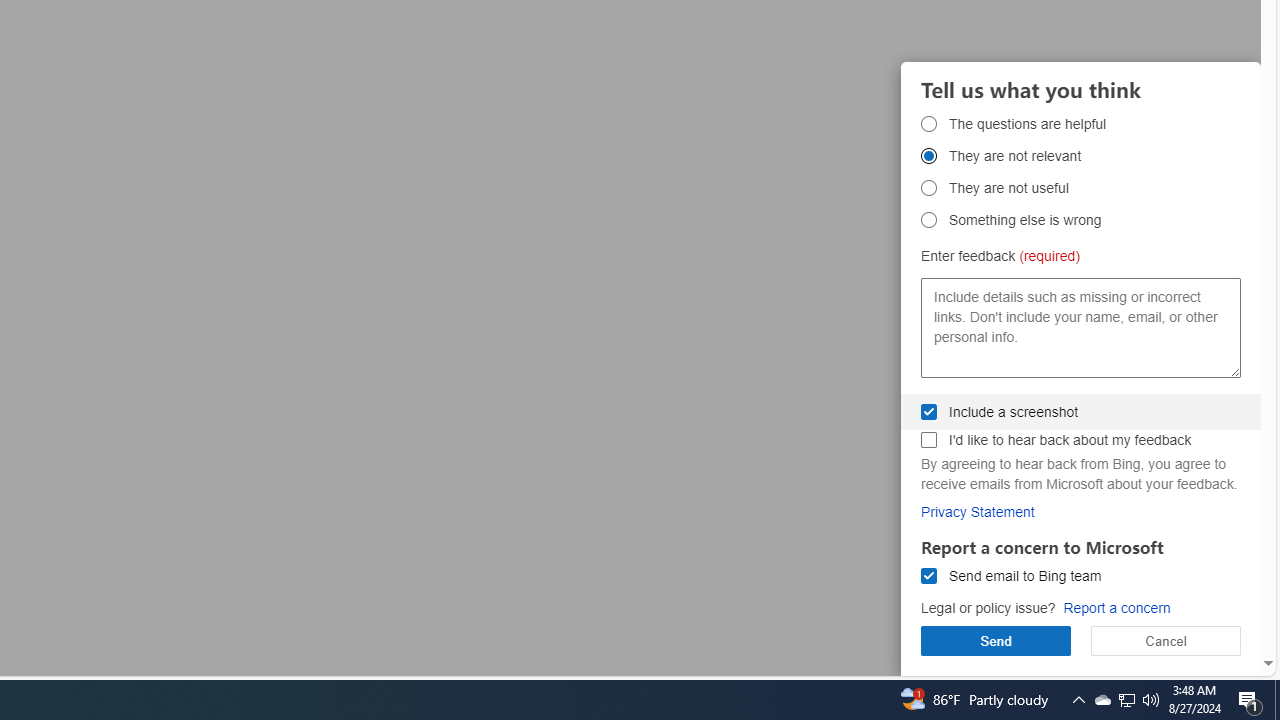 Image resolution: width=1280 pixels, height=720 pixels. What do you see at coordinates (996, 640) in the screenshot?
I see `'Send'` at bounding box center [996, 640].